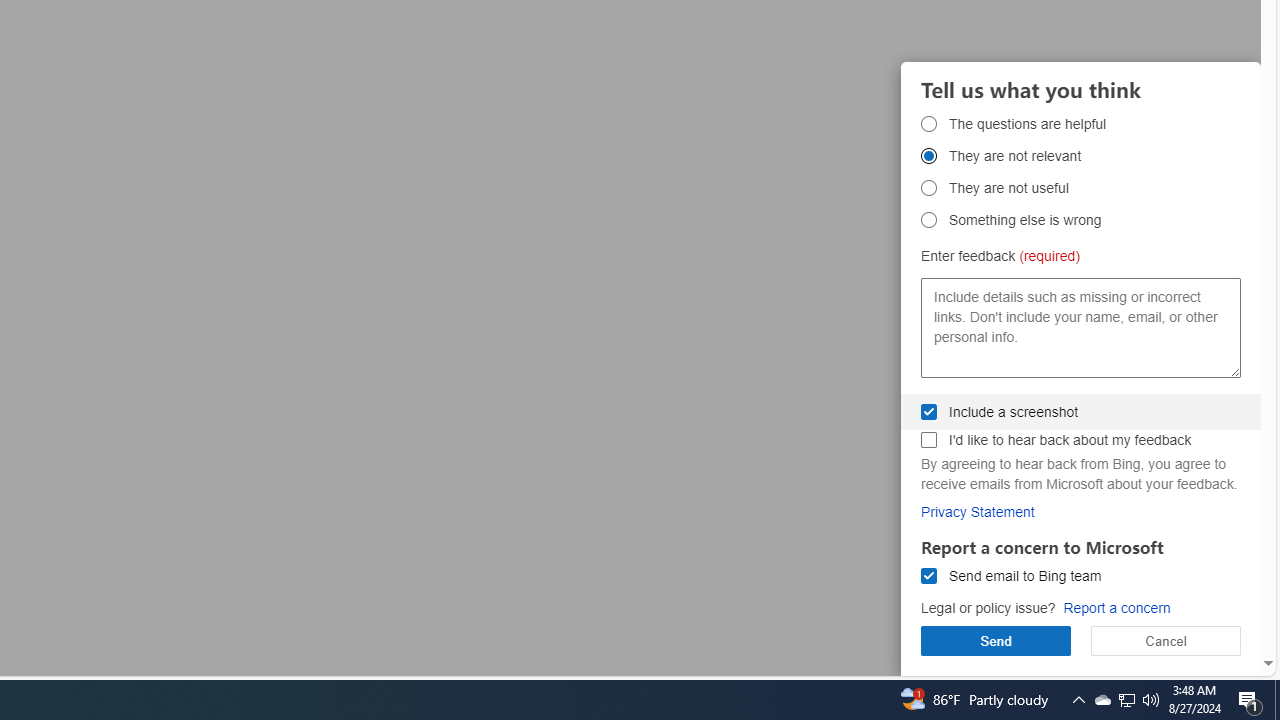 Image resolution: width=1280 pixels, height=720 pixels. What do you see at coordinates (996, 640) in the screenshot?
I see `'Send'` at bounding box center [996, 640].